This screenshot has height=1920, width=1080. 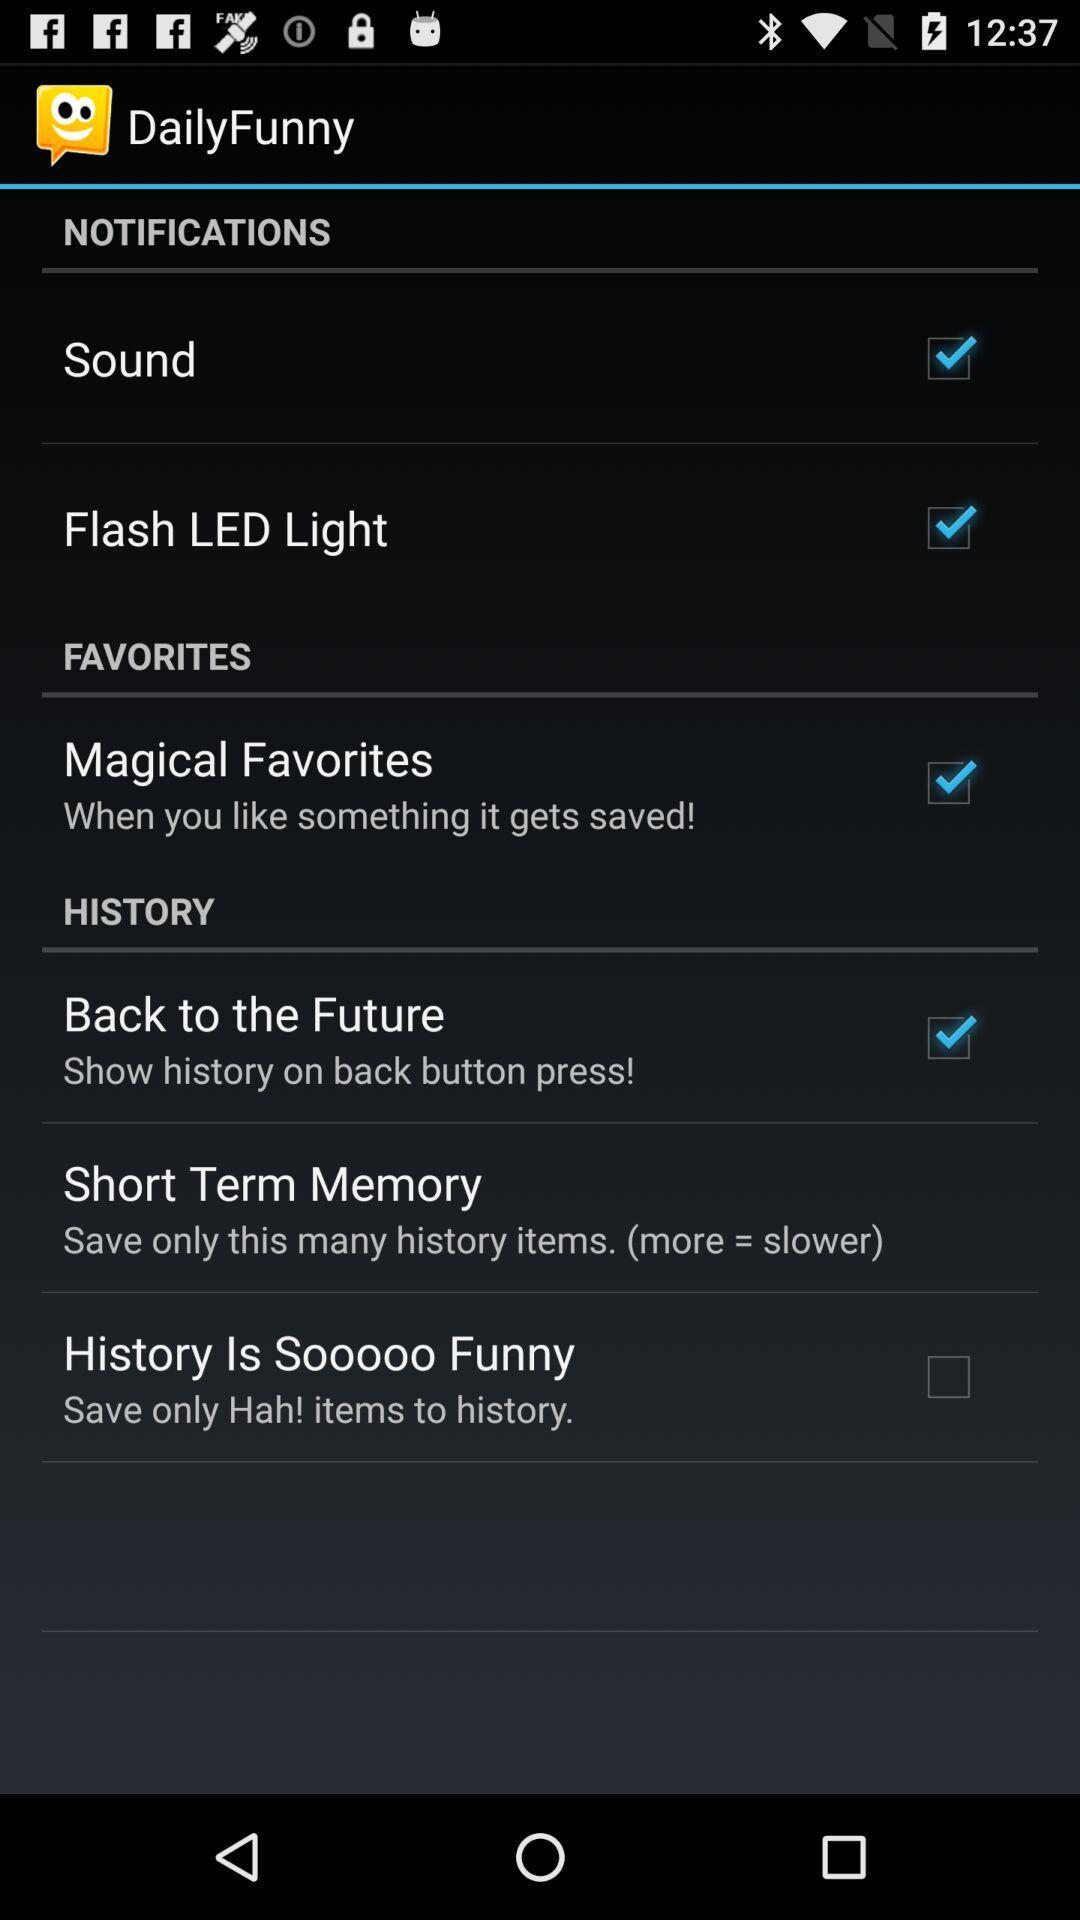 What do you see at coordinates (247, 756) in the screenshot?
I see `app below favorites` at bounding box center [247, 756].